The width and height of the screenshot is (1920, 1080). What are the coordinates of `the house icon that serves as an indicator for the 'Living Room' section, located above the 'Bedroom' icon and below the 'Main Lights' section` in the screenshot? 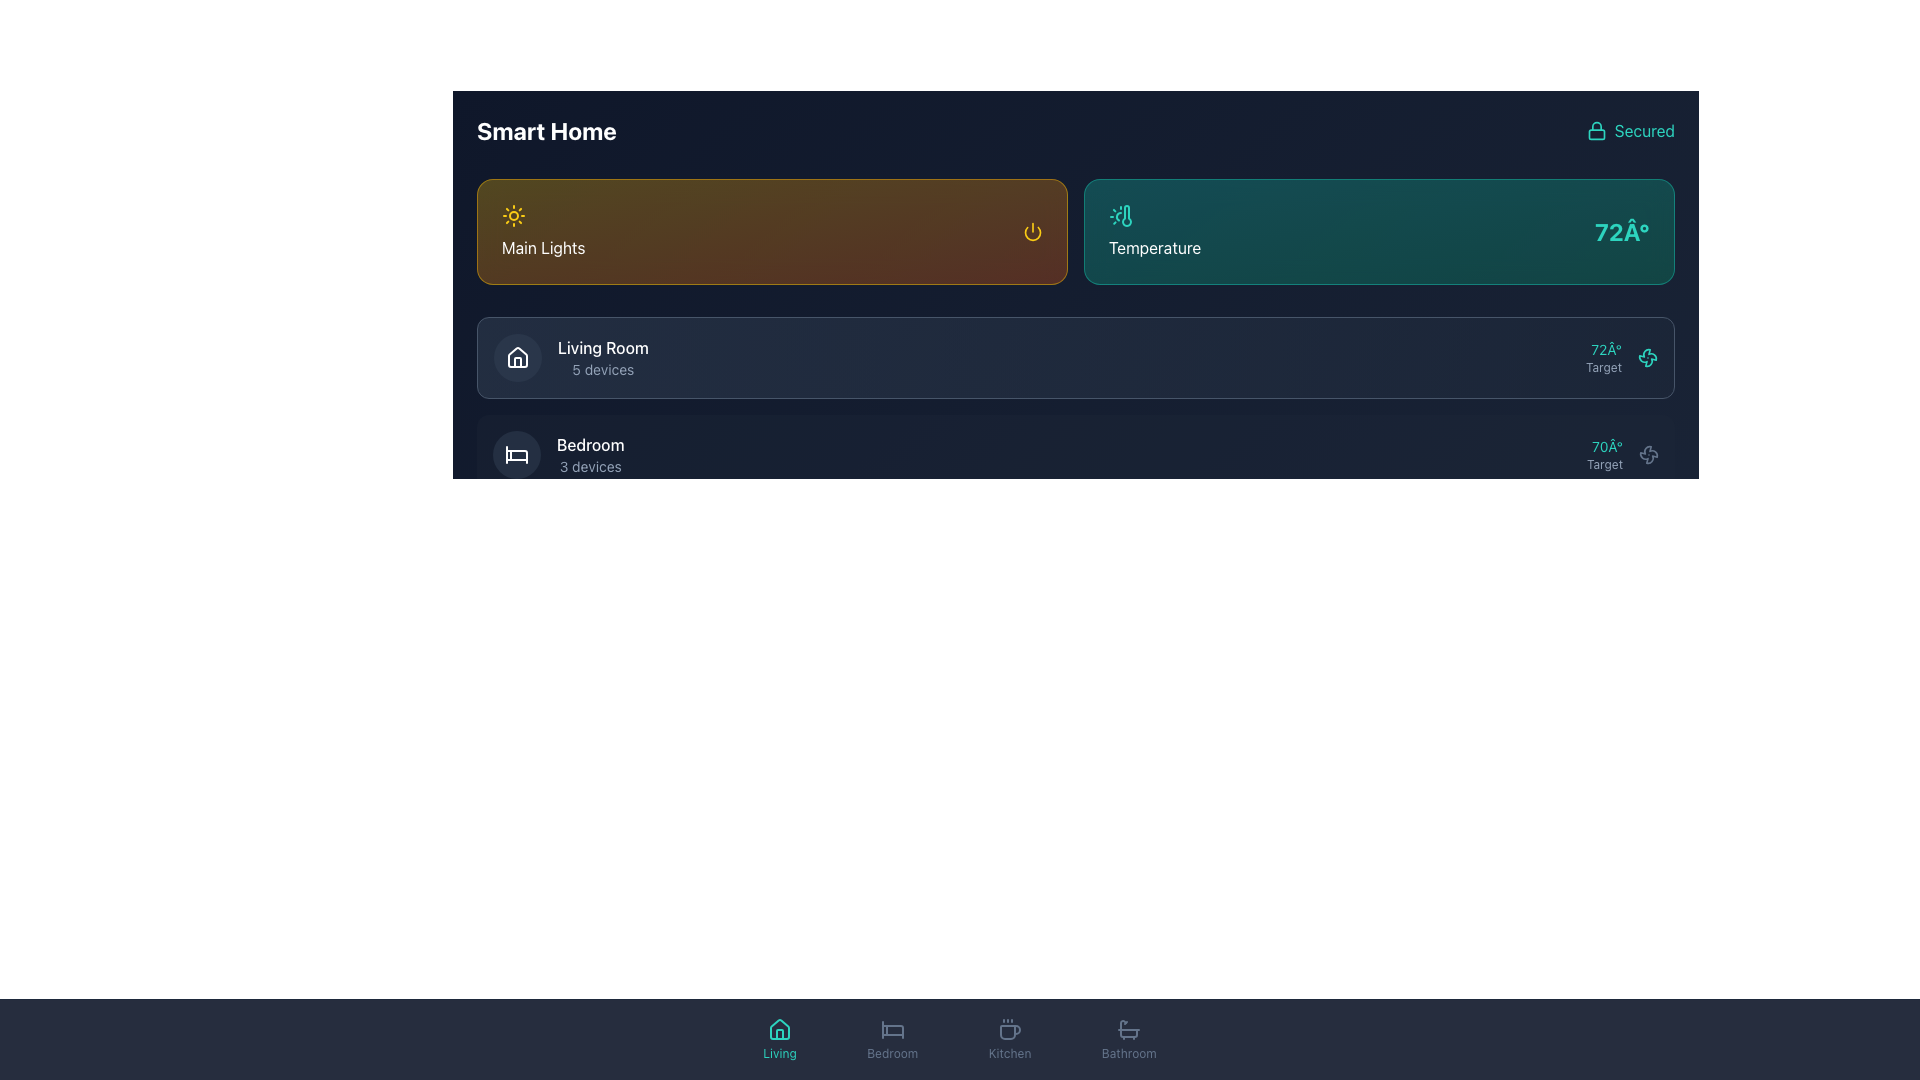 It's located at (518, 357).